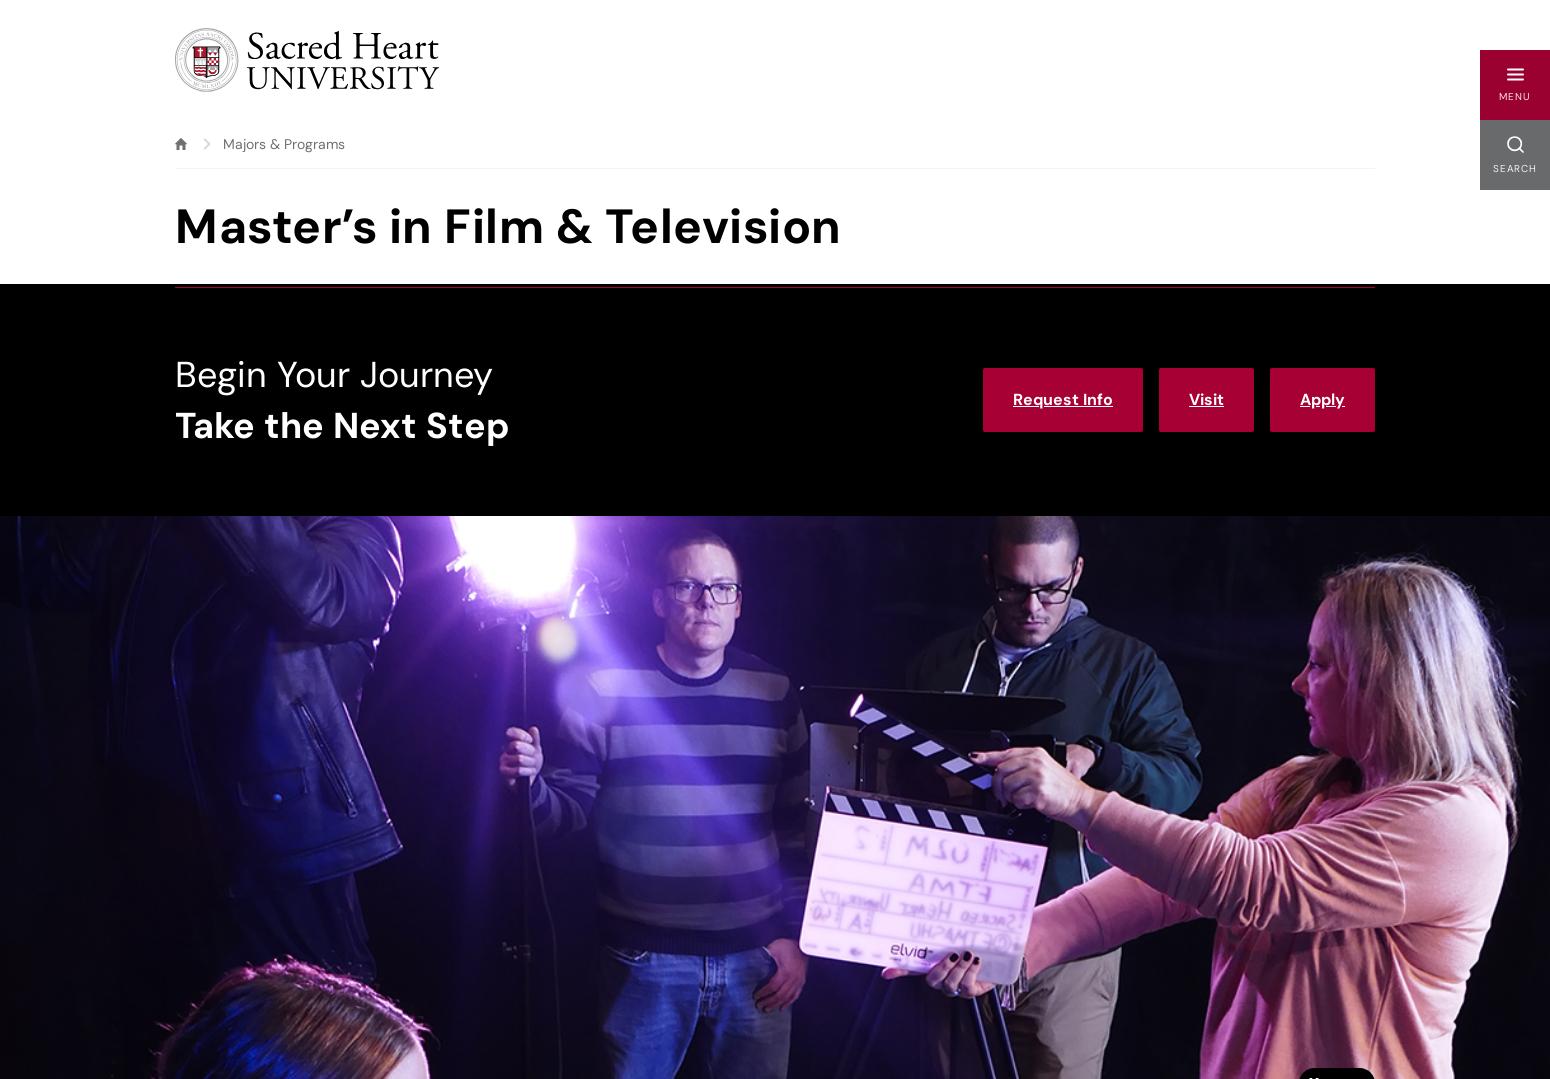 The width and height of the screenshot is (1550, 1079). Describe the element at coordinates (184, 894) in the screenshot. I see `'The film and television master’s program'` at that location.